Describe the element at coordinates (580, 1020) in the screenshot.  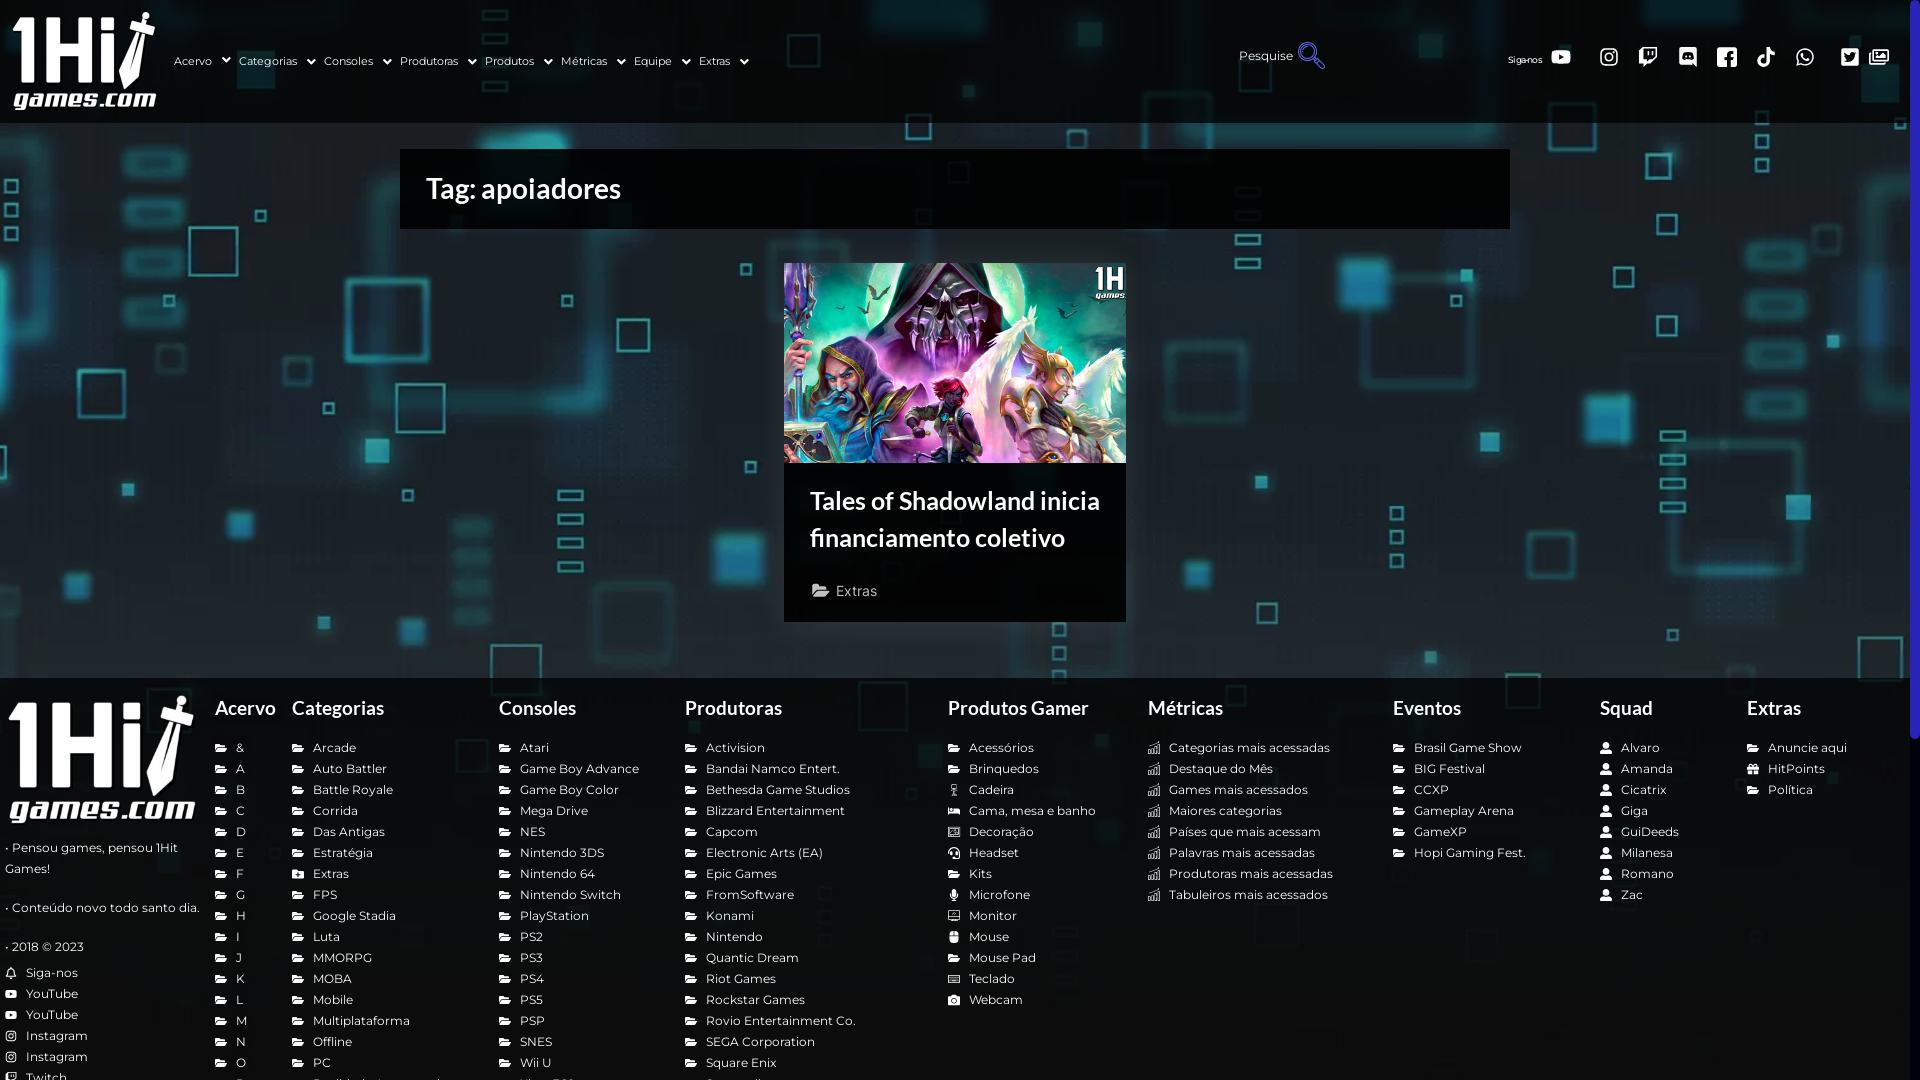
I see `'PSP'` at that location.